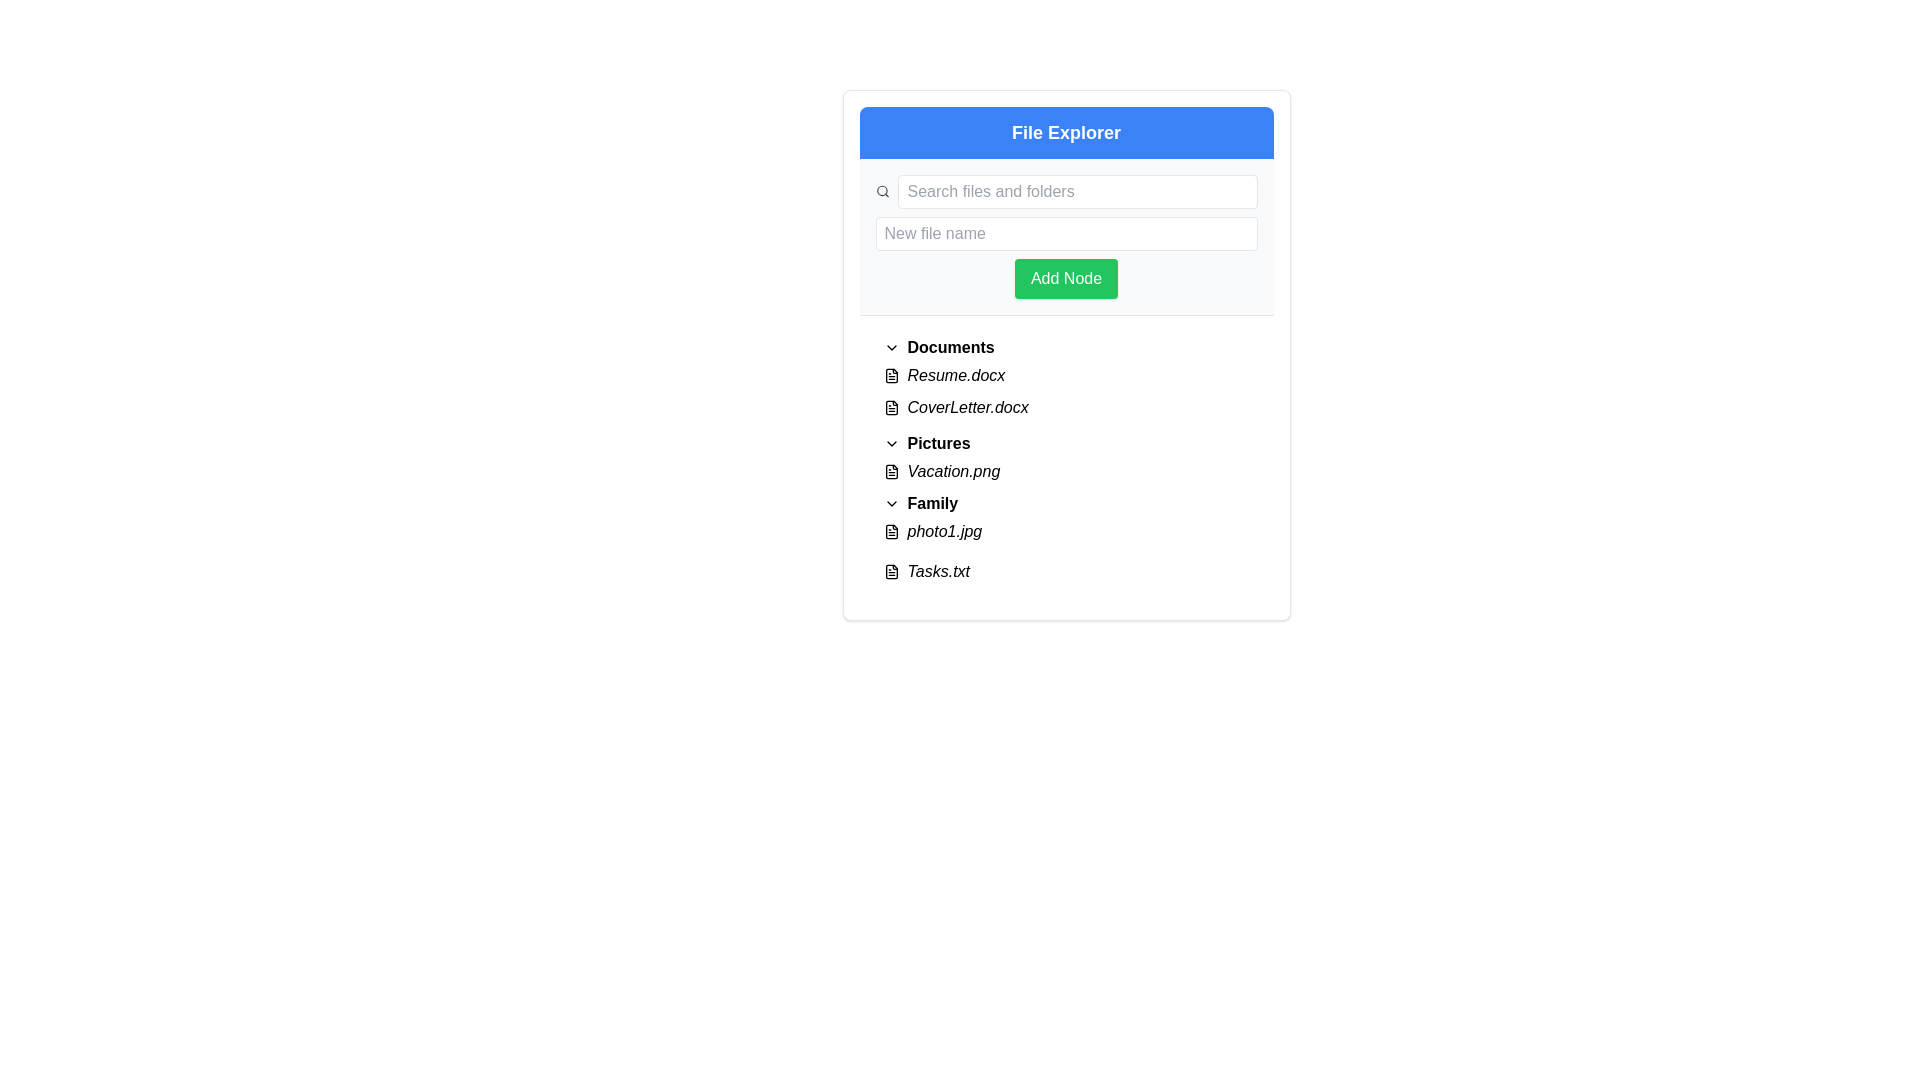  I want to click on the italicized text label displaying 'CoverLetter.docx', so click(968, 407).